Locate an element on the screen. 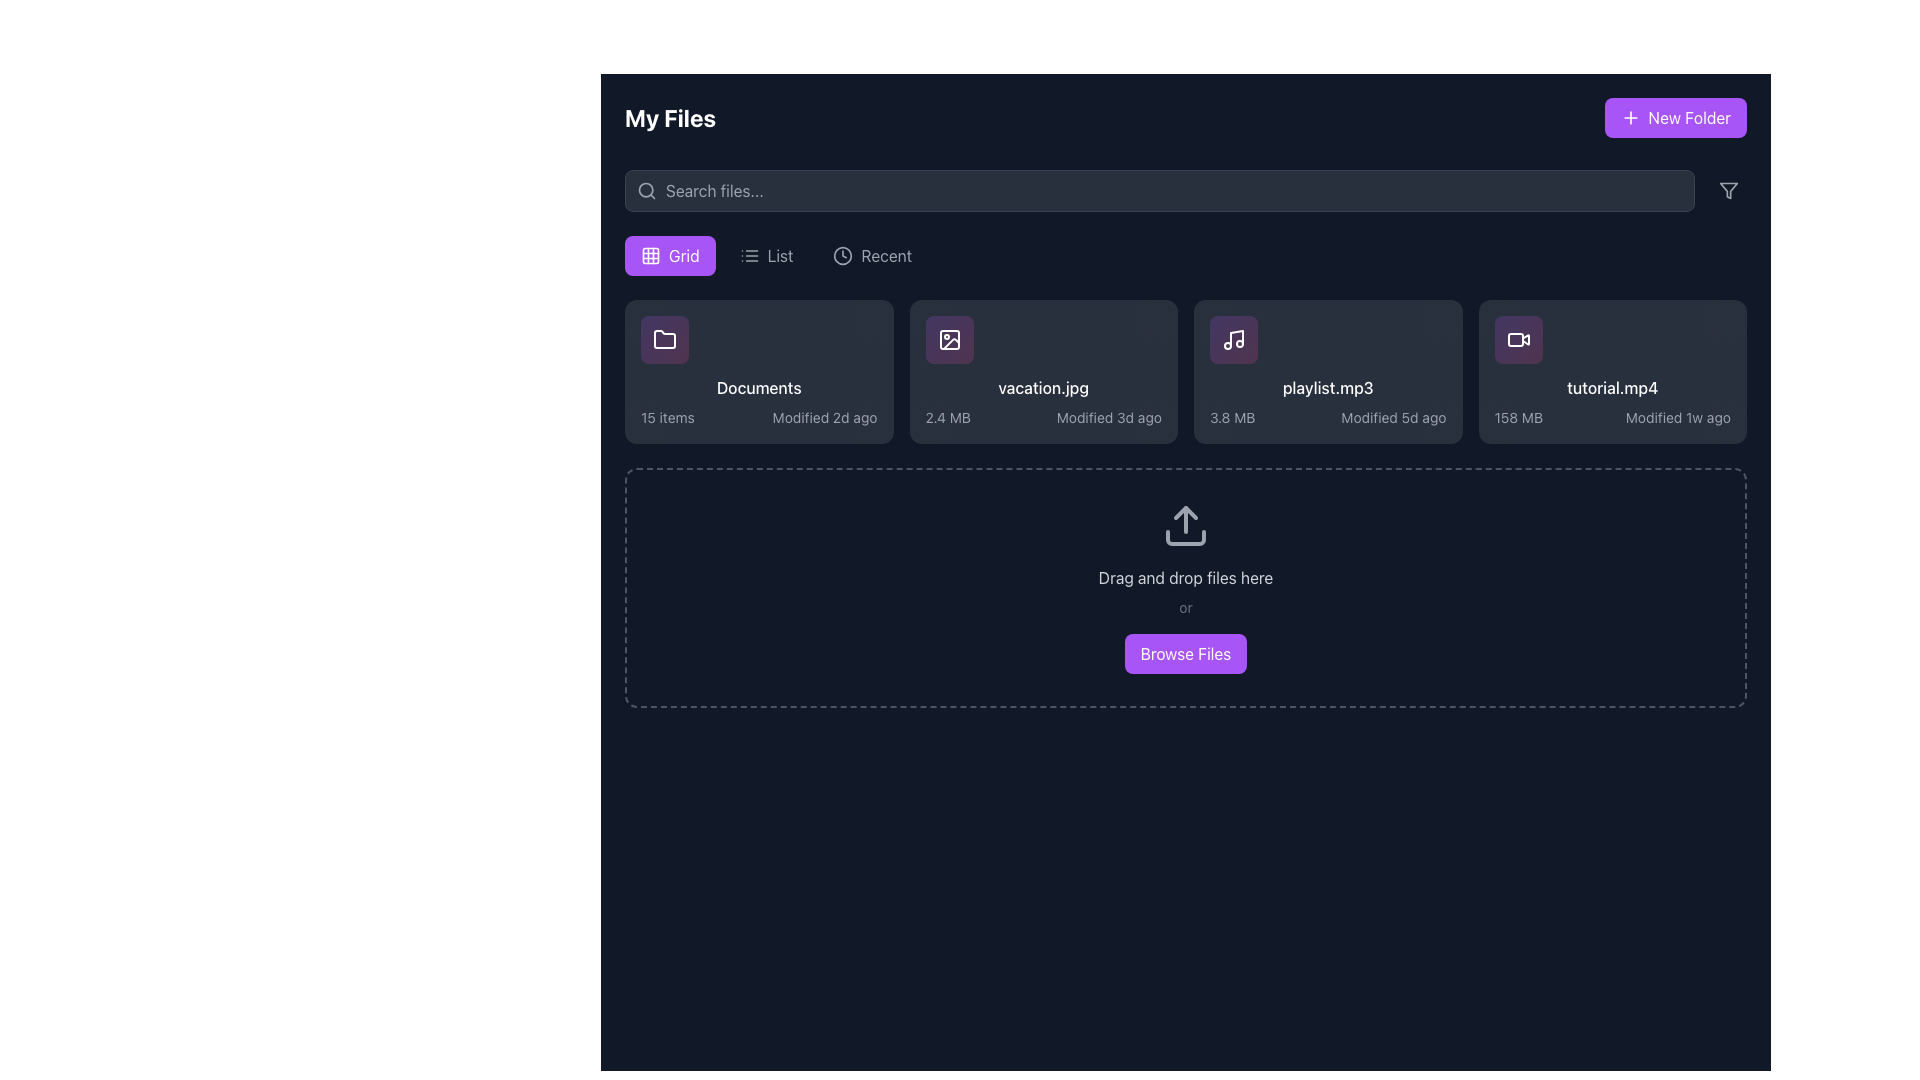 The image size is (1920, 1080). the 'Grid' label within the purple button located at the top section of the interface, which switches the display layout to a grid view is located at coordinates (684, 254).